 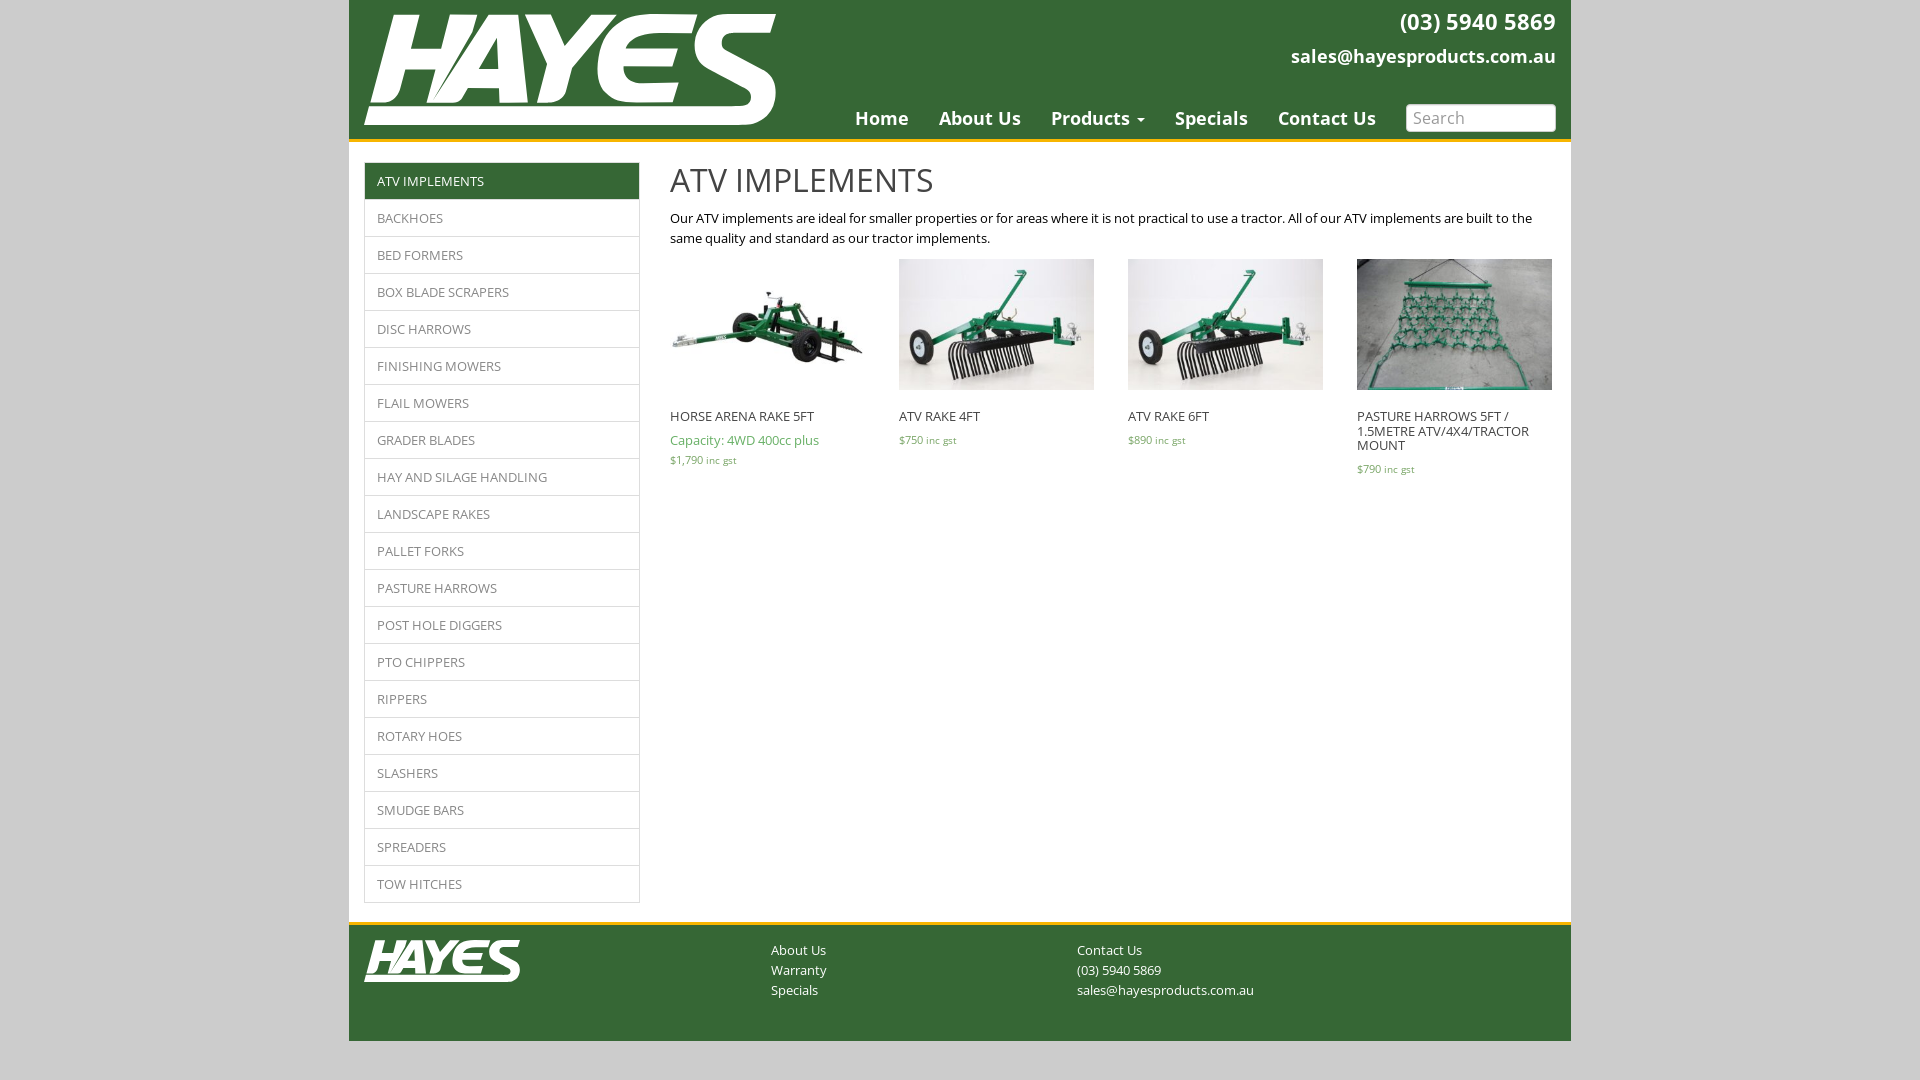 What do you see at coordinates (502, 181) in the screenshot?
I see `'ATV IMPLEMENTS'` at bounding box center [502, 181].